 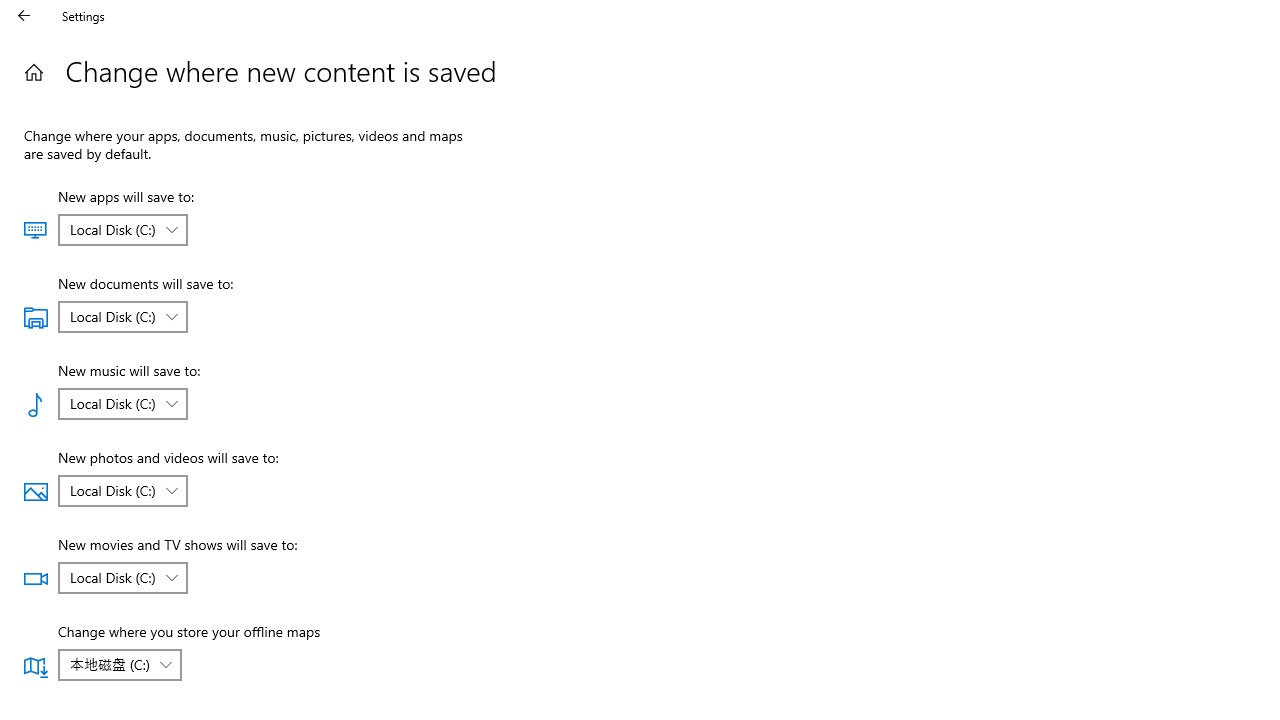 I want to click on 'New music will save to:', so click(x=121, y=403).